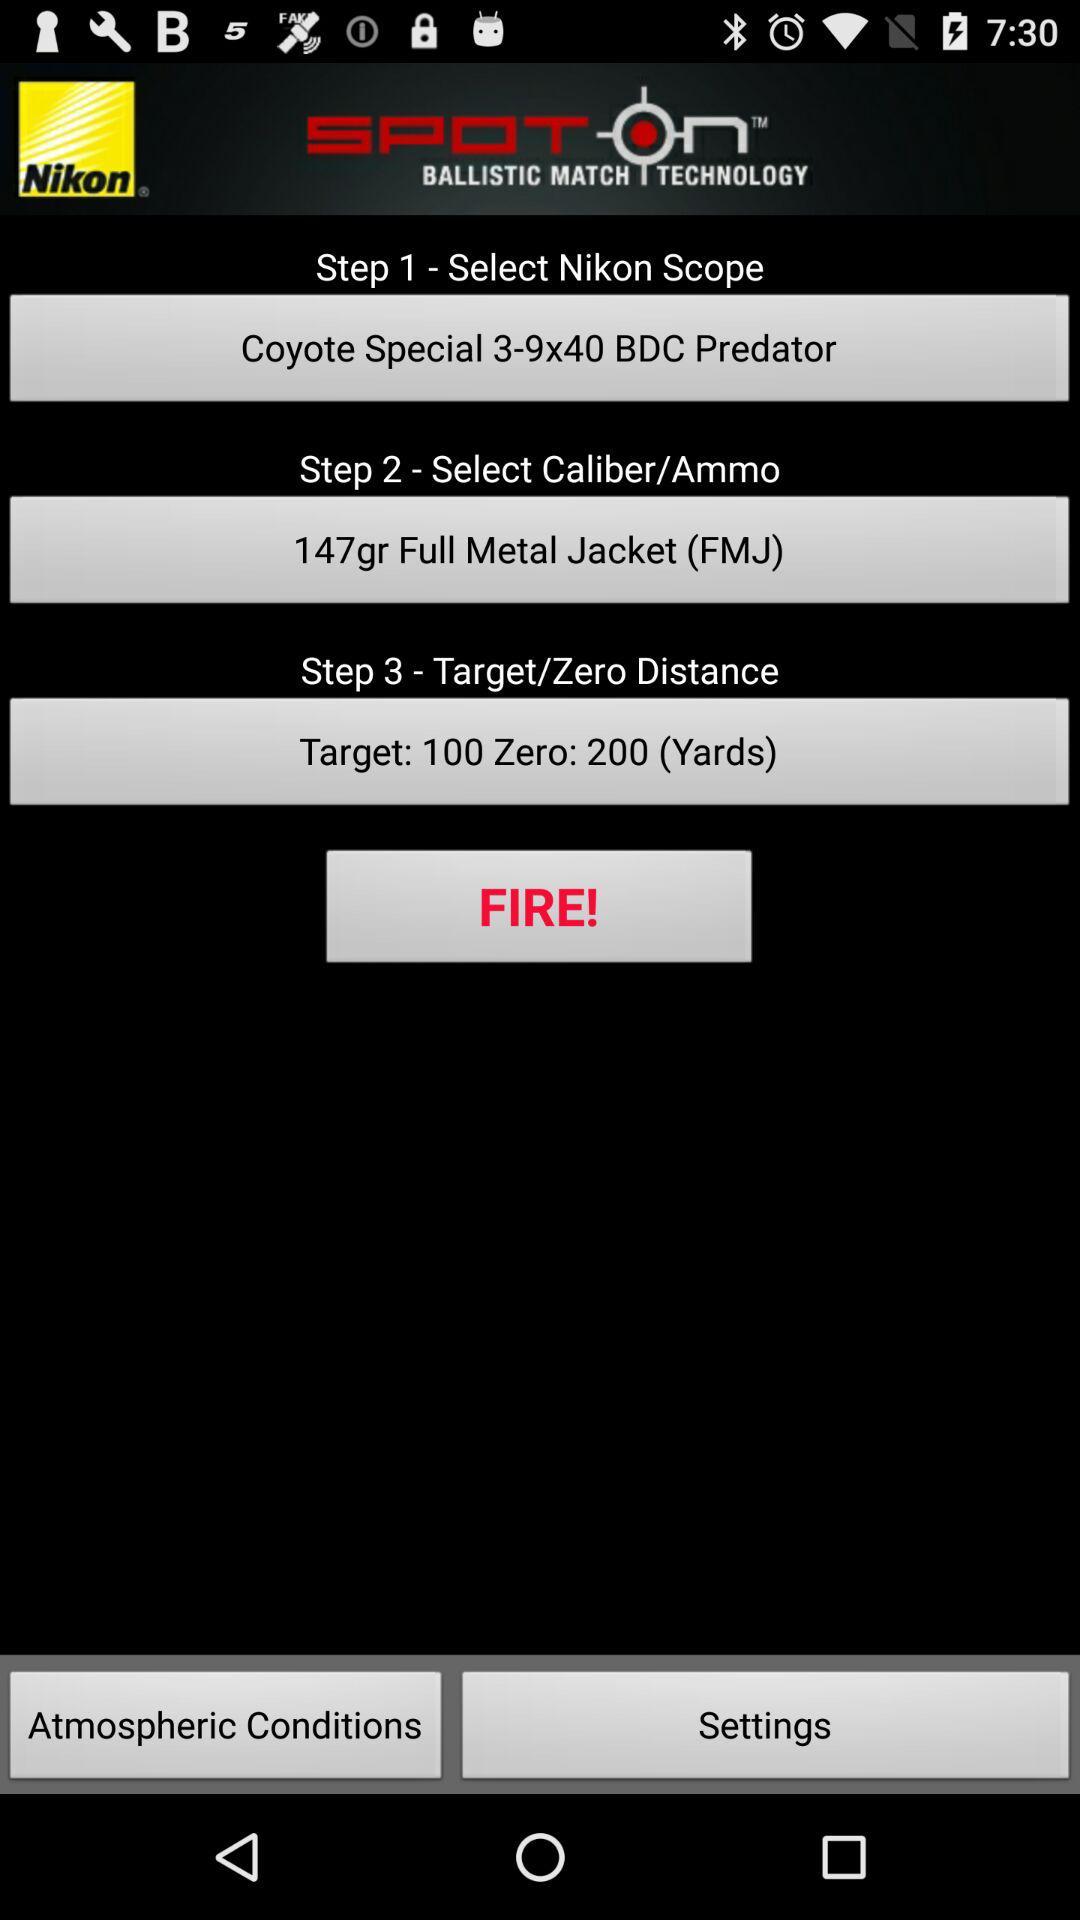 This screenshot has height=1920, width=1080. I want to click on target 100 zero, so click(540, 756).